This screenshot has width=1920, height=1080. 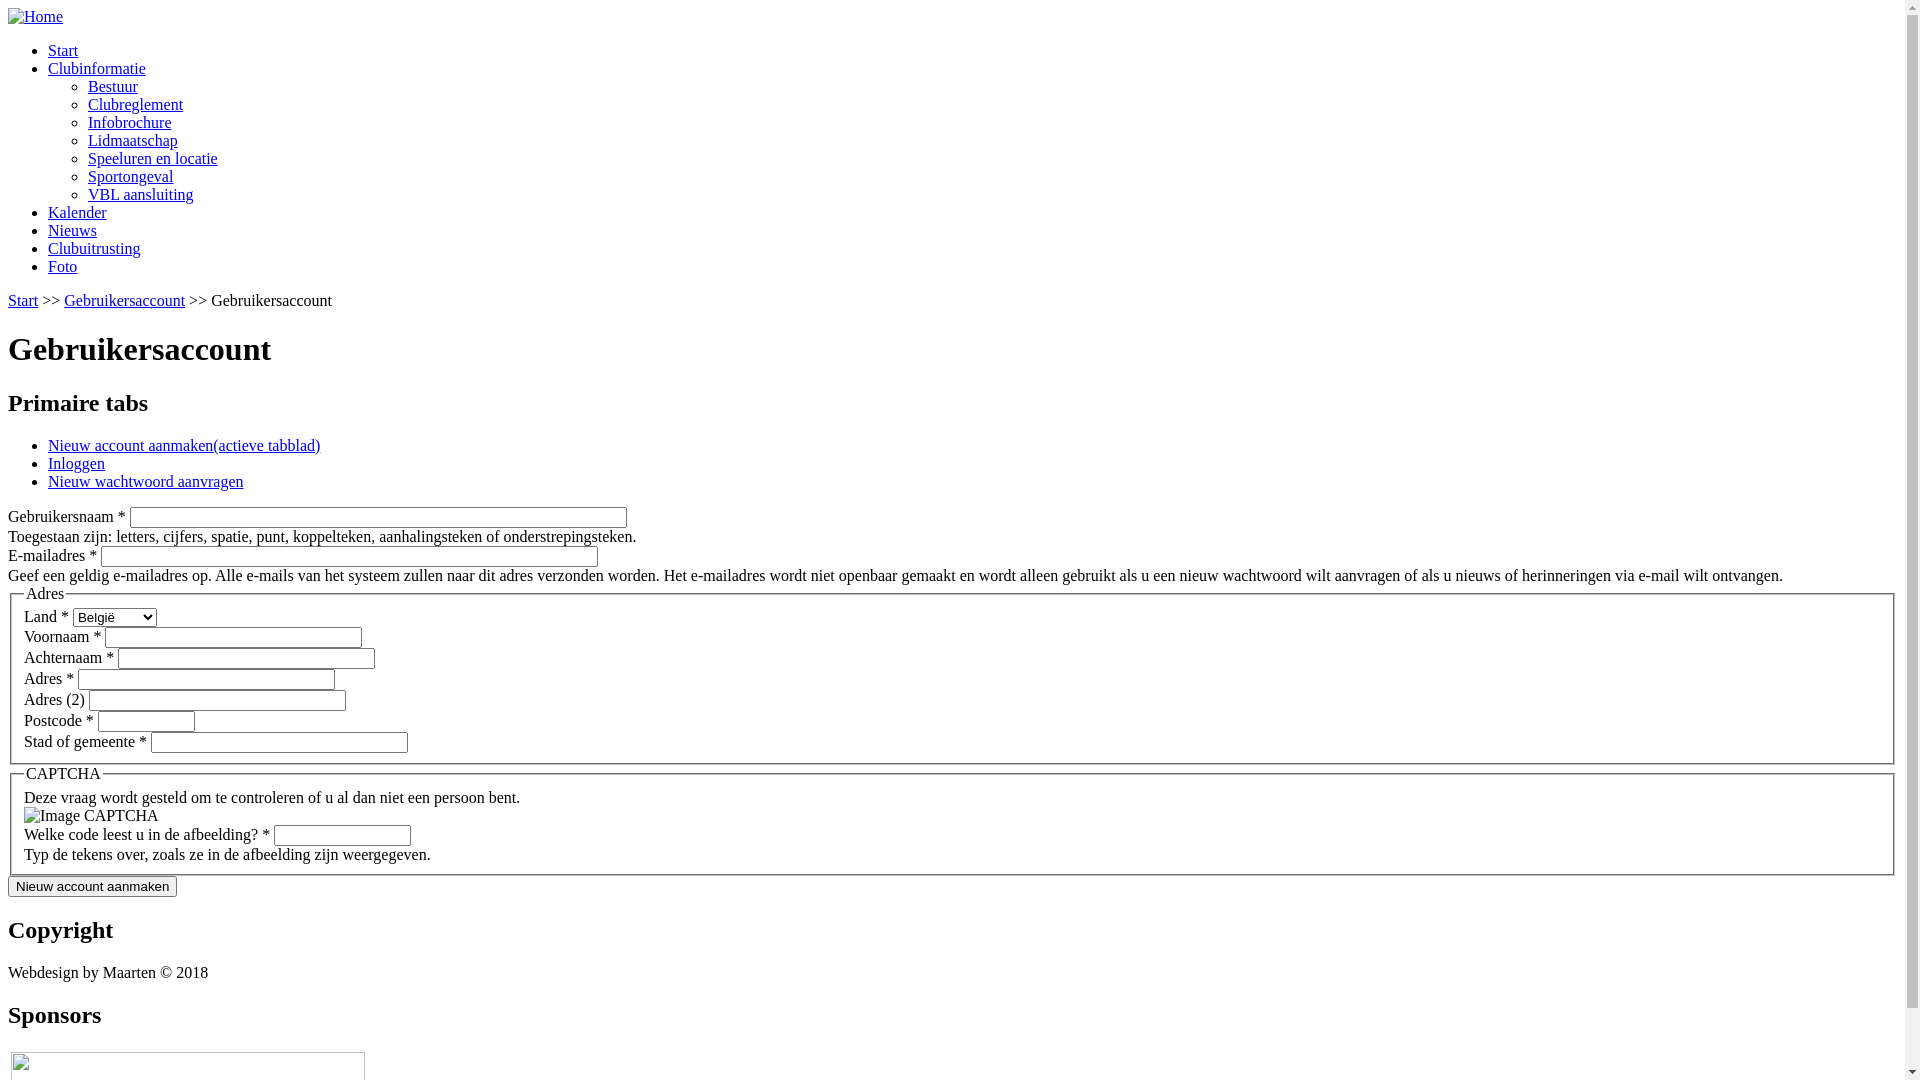 I want to click on 'Image CAPTCHA', so click(x=24, y=816).